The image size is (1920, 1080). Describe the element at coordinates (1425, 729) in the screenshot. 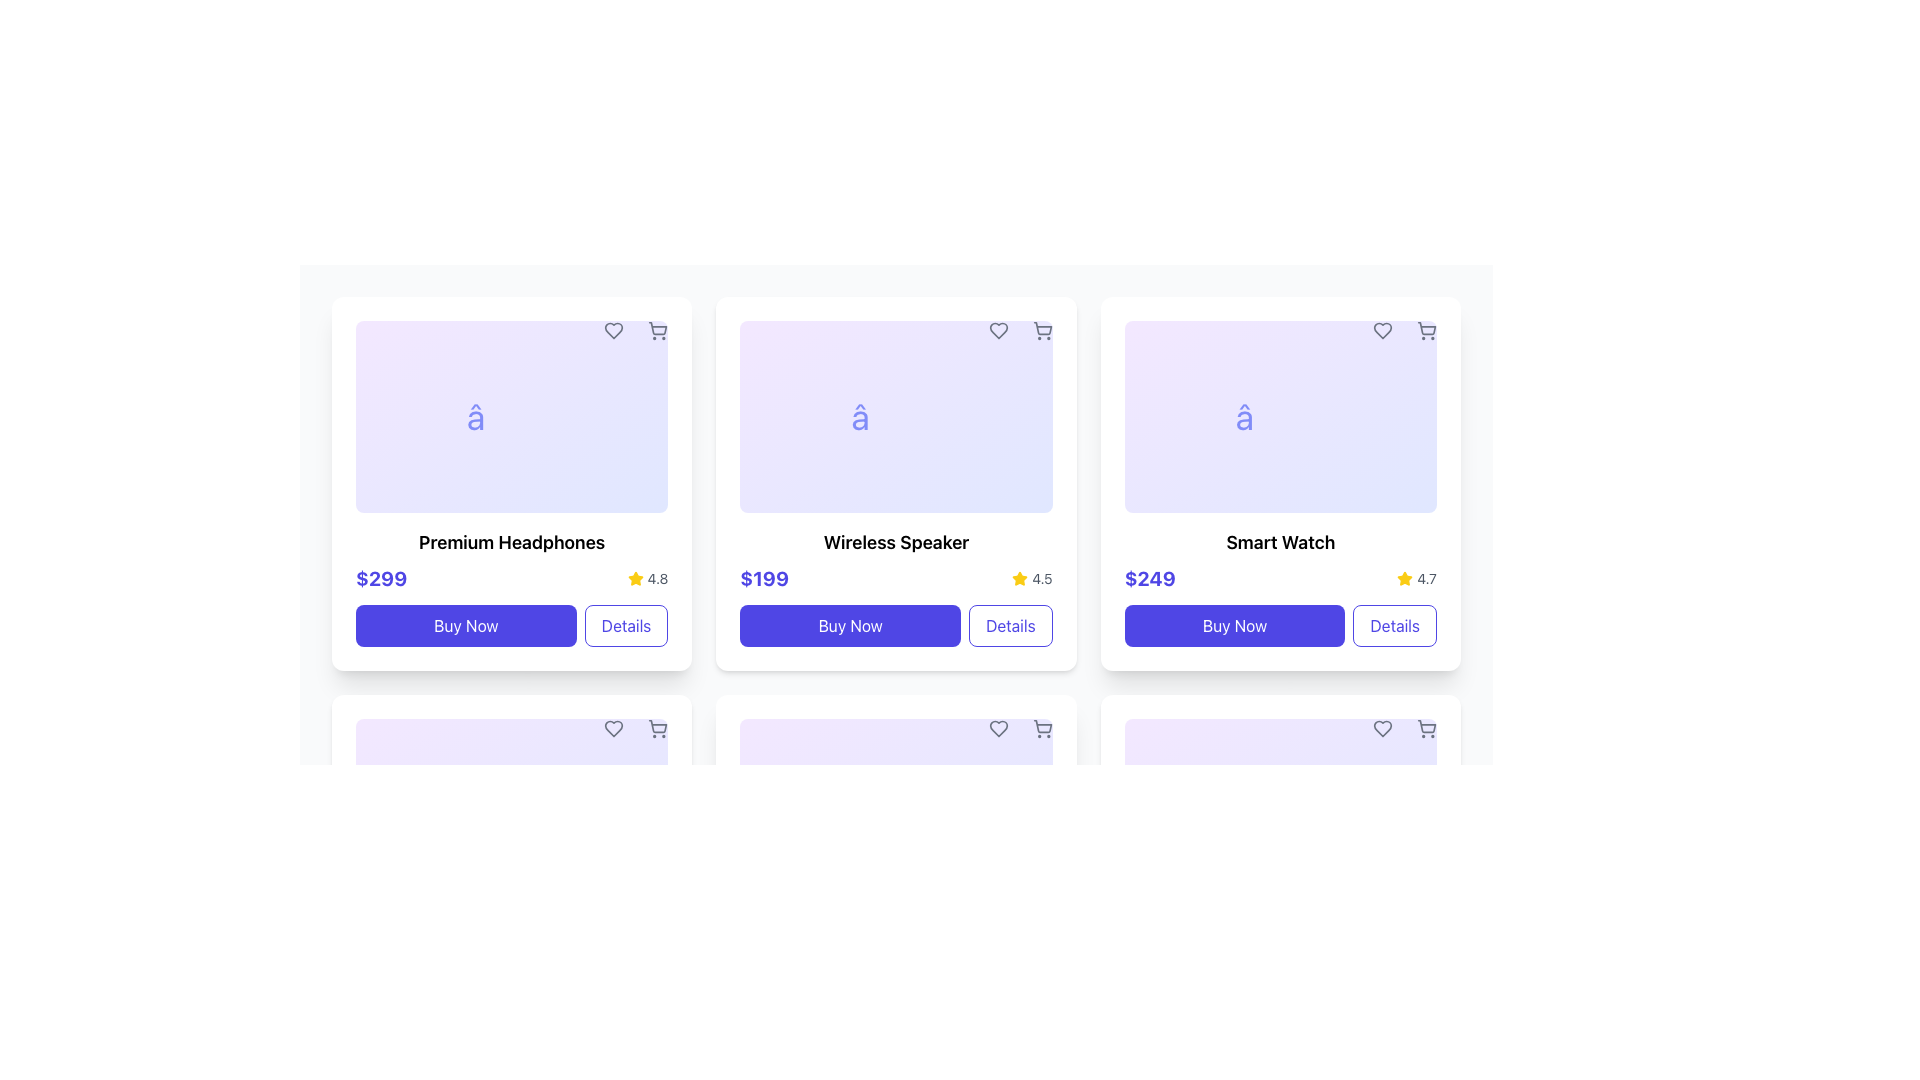

I see `the add to cart icon located in the top-right corner of the third product card under the 'Smart Watch' section` at that location.